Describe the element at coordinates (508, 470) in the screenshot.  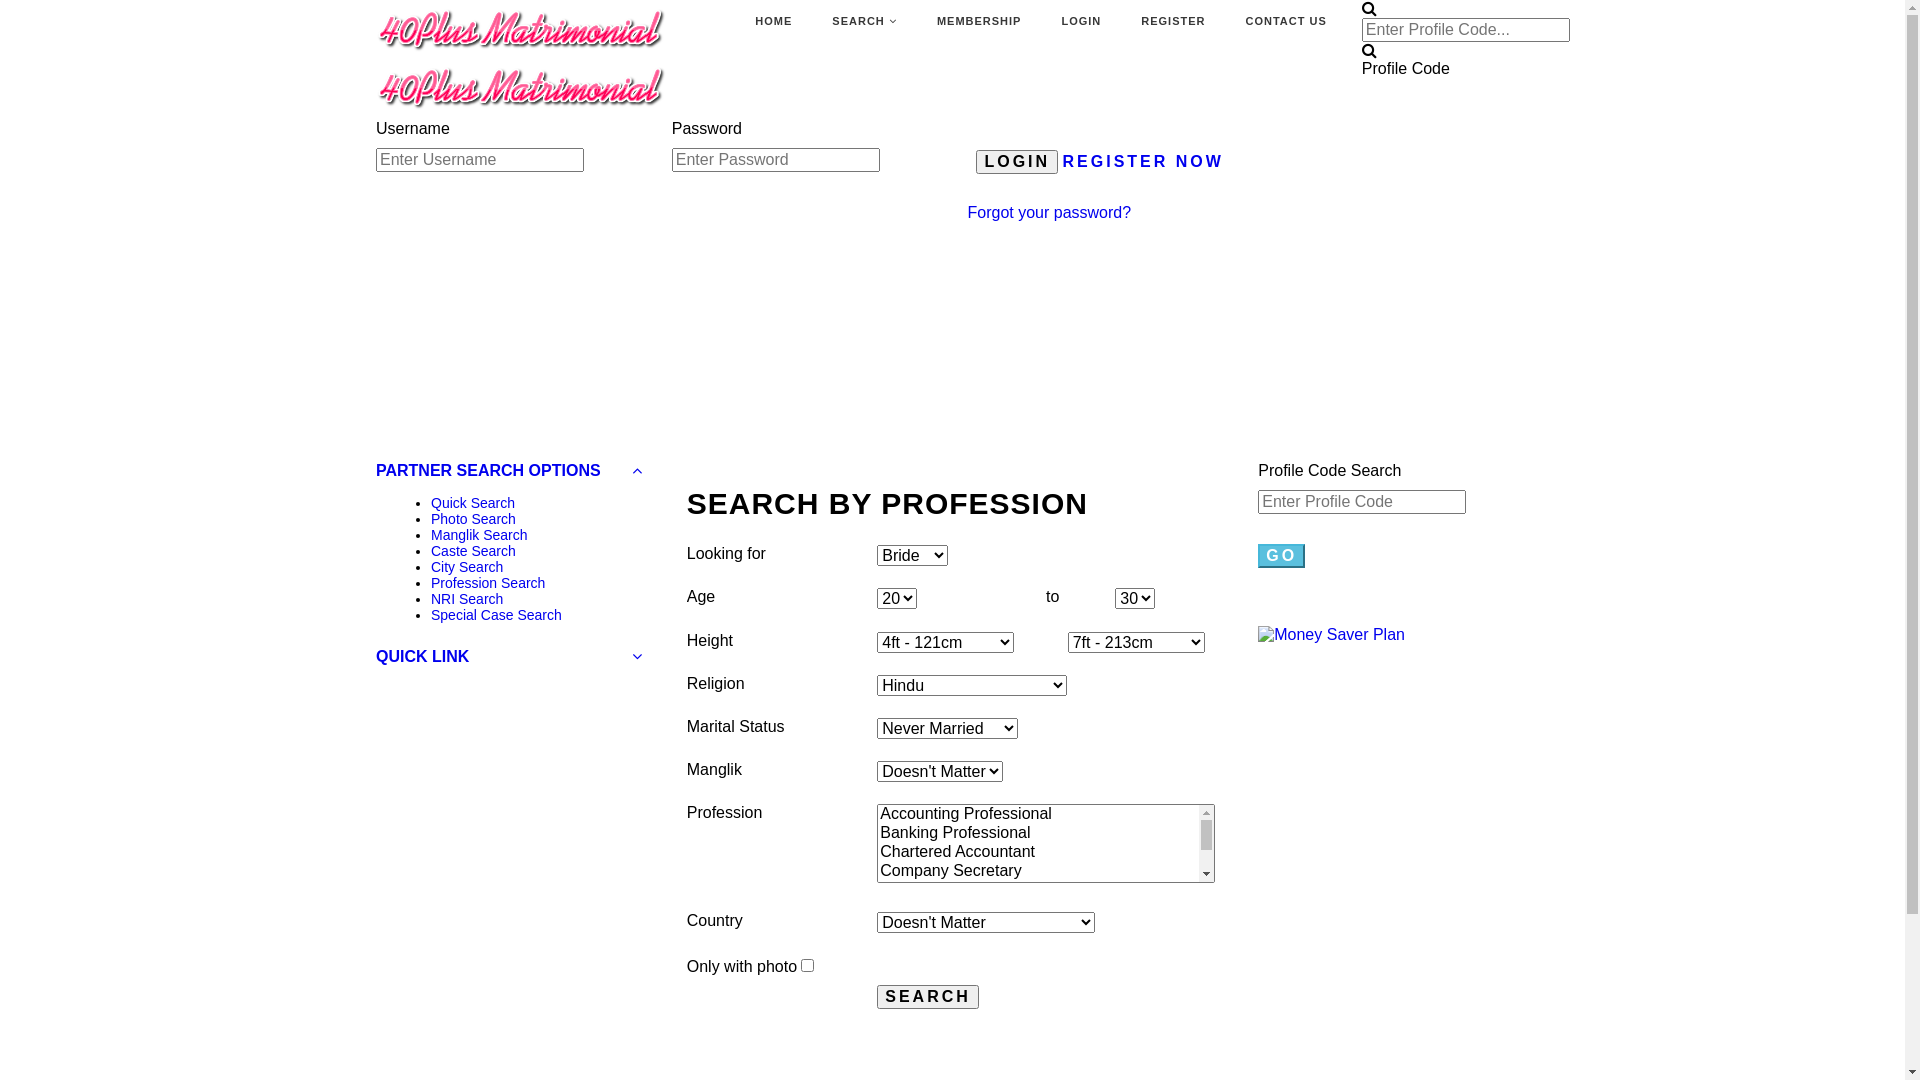
I see `'PARTNER SEARCH OPTIONS'` at that location.